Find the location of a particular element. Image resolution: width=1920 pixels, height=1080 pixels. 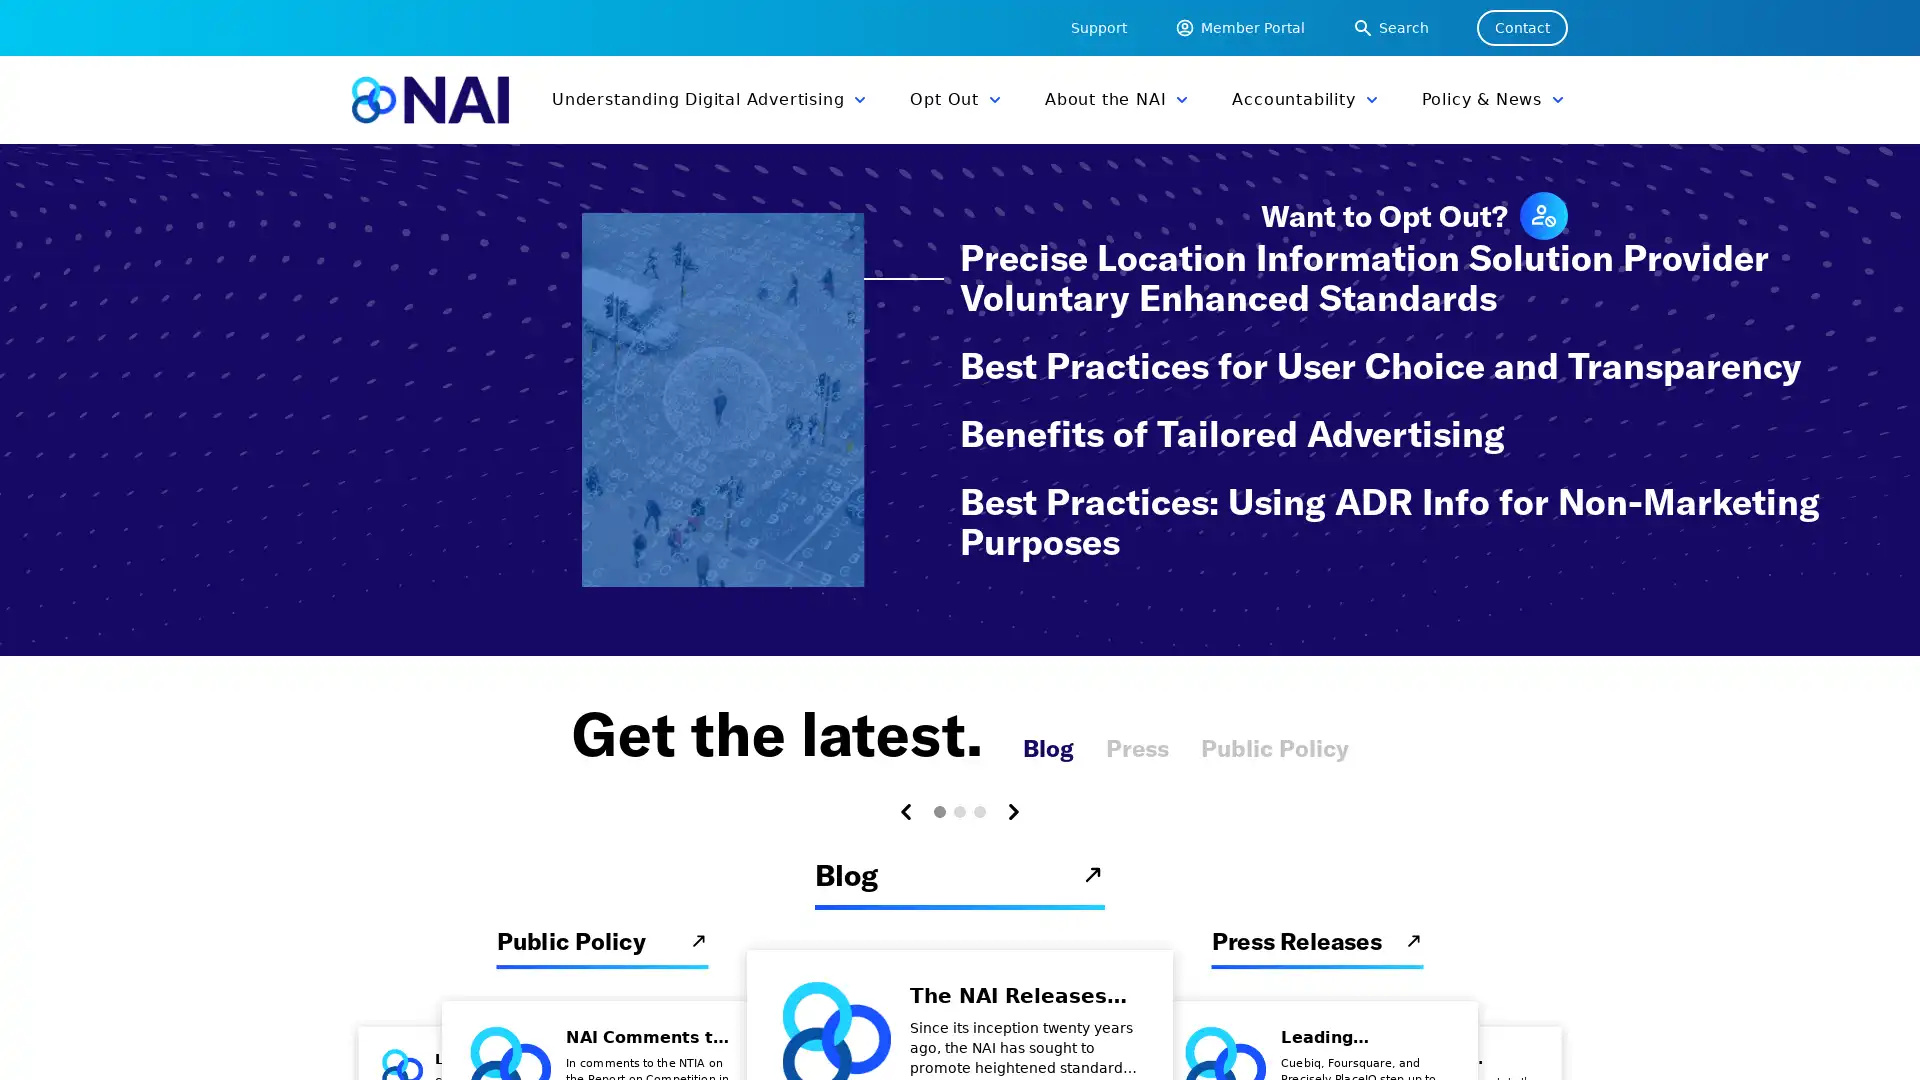

Carousel Page 3 is located at coordinates (979, 812).